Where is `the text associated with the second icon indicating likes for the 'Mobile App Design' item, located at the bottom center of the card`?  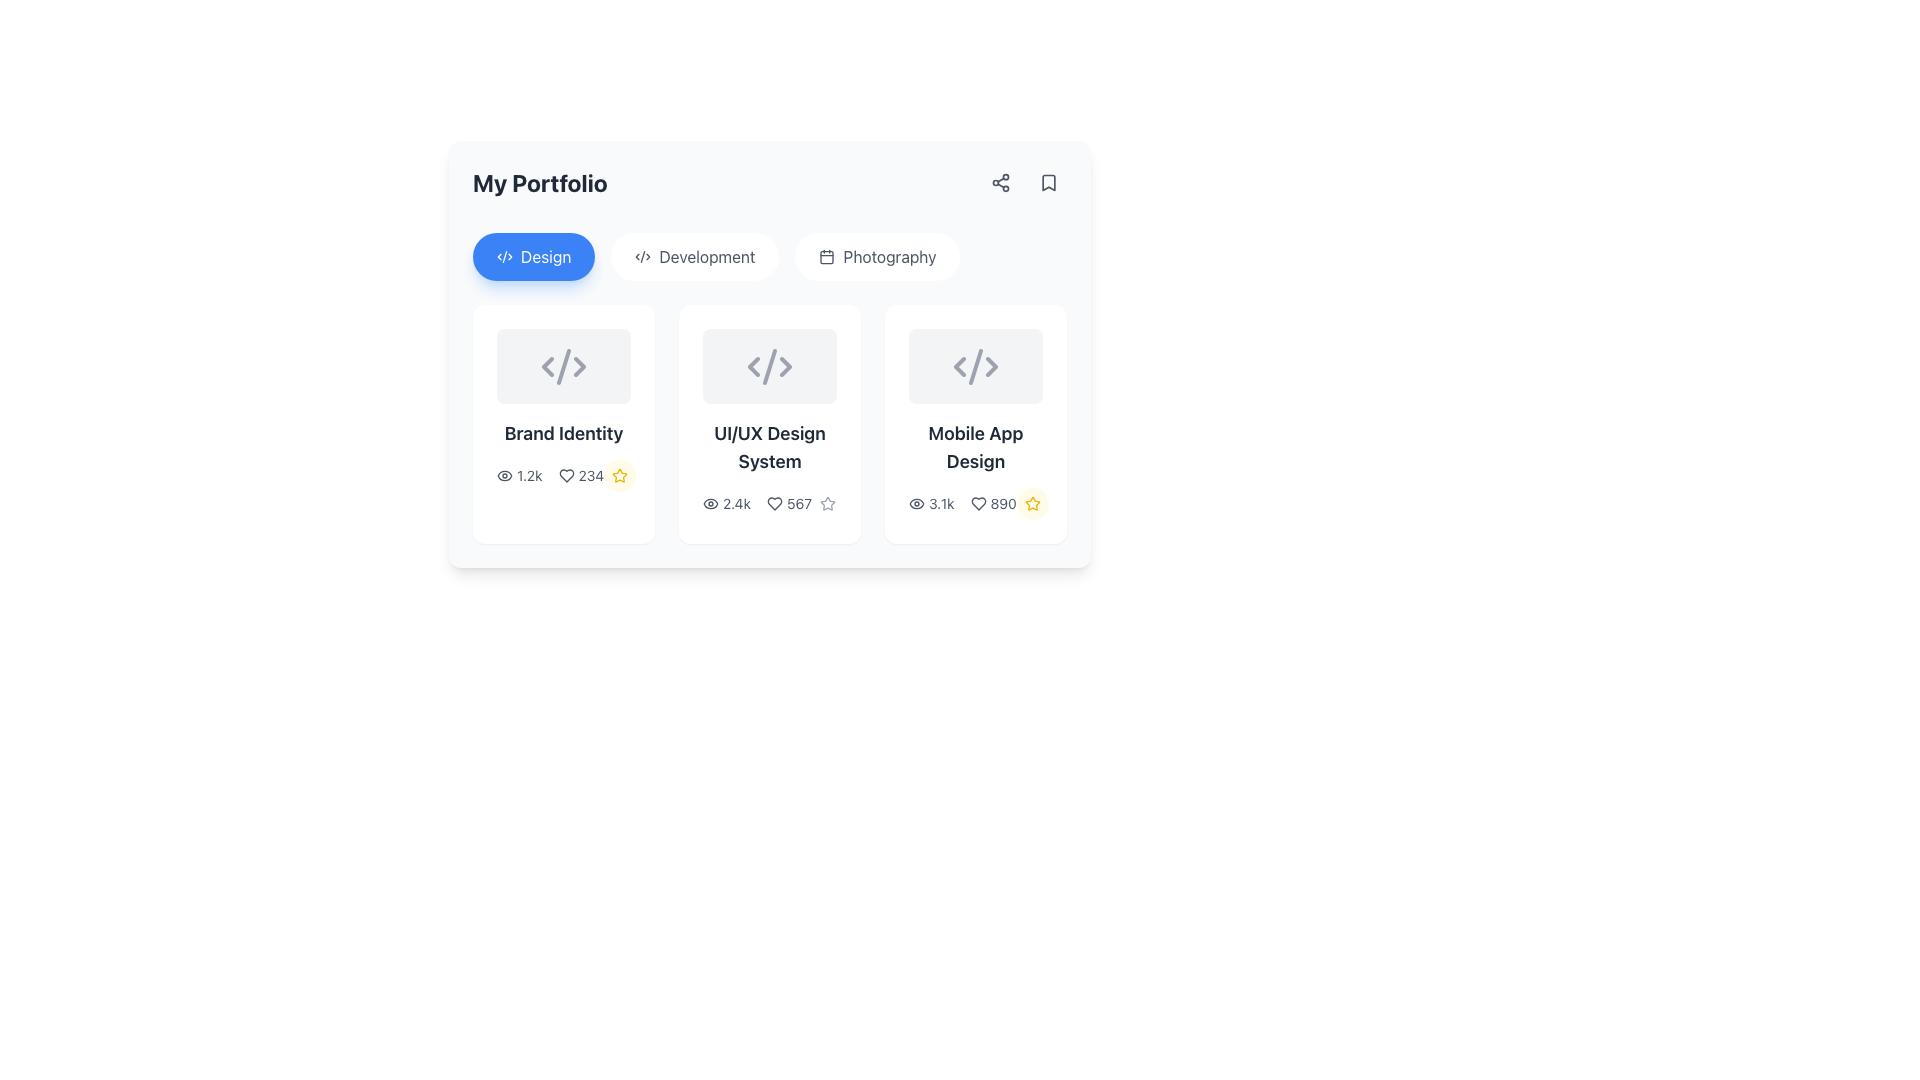
the text associated with the second icon indicating likes for the 'Mobile App Design' item, located at the bottom center of the card is located at coordinates (975, 503).